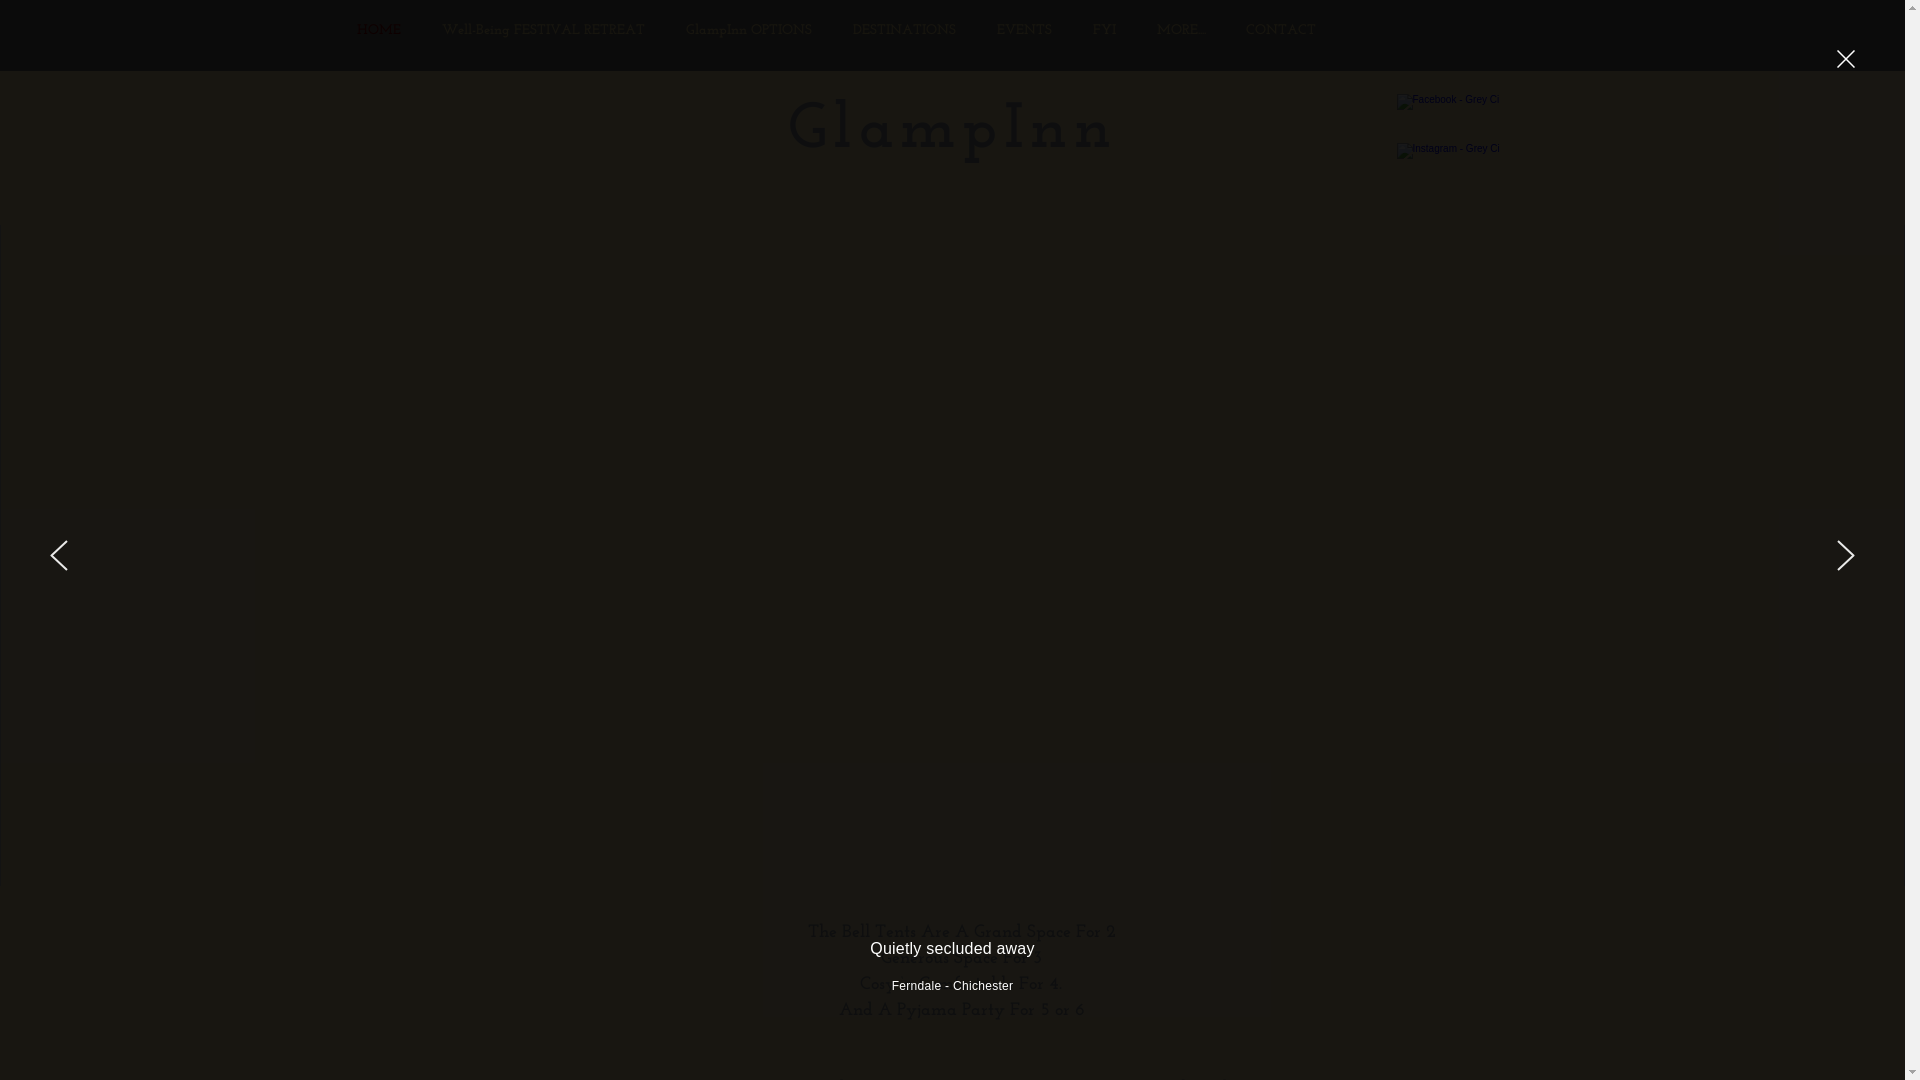 The height and width of the screenshot is (1080, 1920). I want to click on 'FYI', so click(1103, 30).